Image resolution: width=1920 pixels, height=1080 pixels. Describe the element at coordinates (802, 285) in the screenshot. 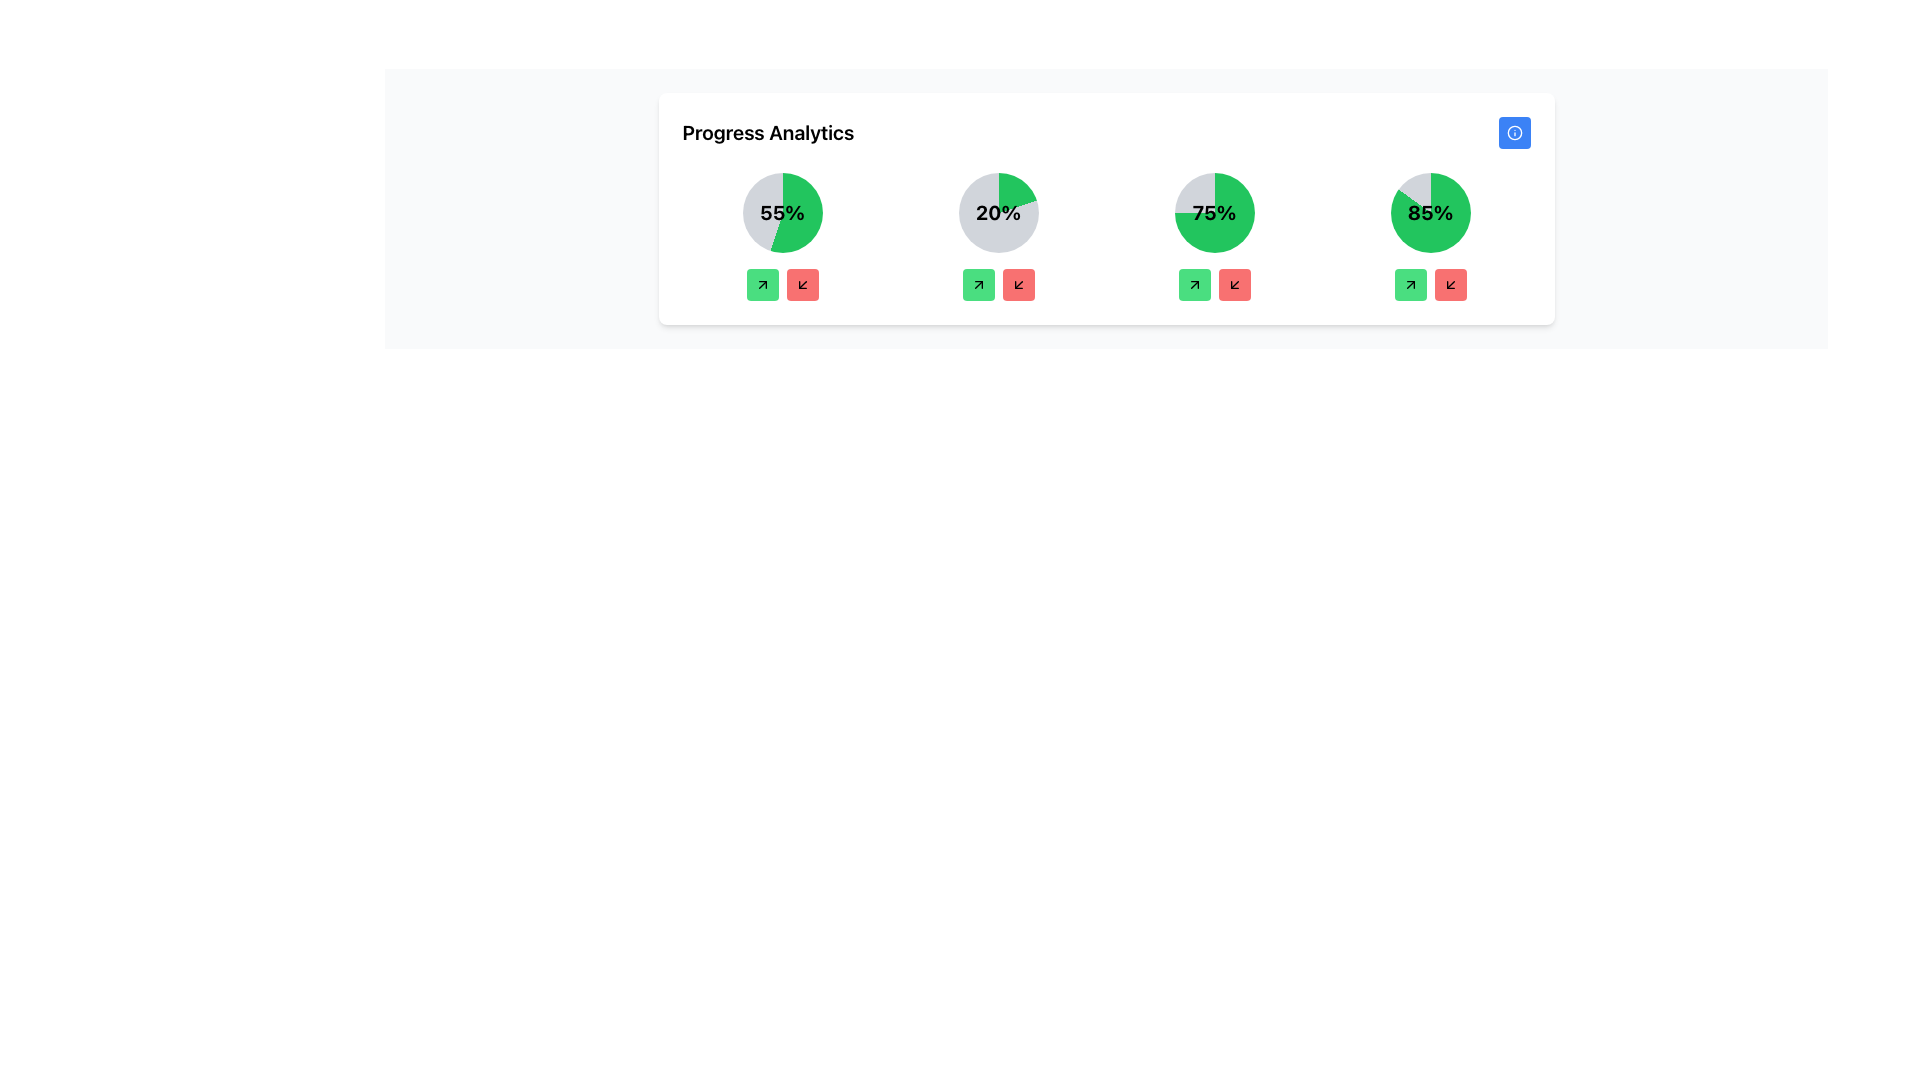

I see `the actionable icon within the red button located below the '55%' progress chart in the 'Progress Analytics' section` at that location.